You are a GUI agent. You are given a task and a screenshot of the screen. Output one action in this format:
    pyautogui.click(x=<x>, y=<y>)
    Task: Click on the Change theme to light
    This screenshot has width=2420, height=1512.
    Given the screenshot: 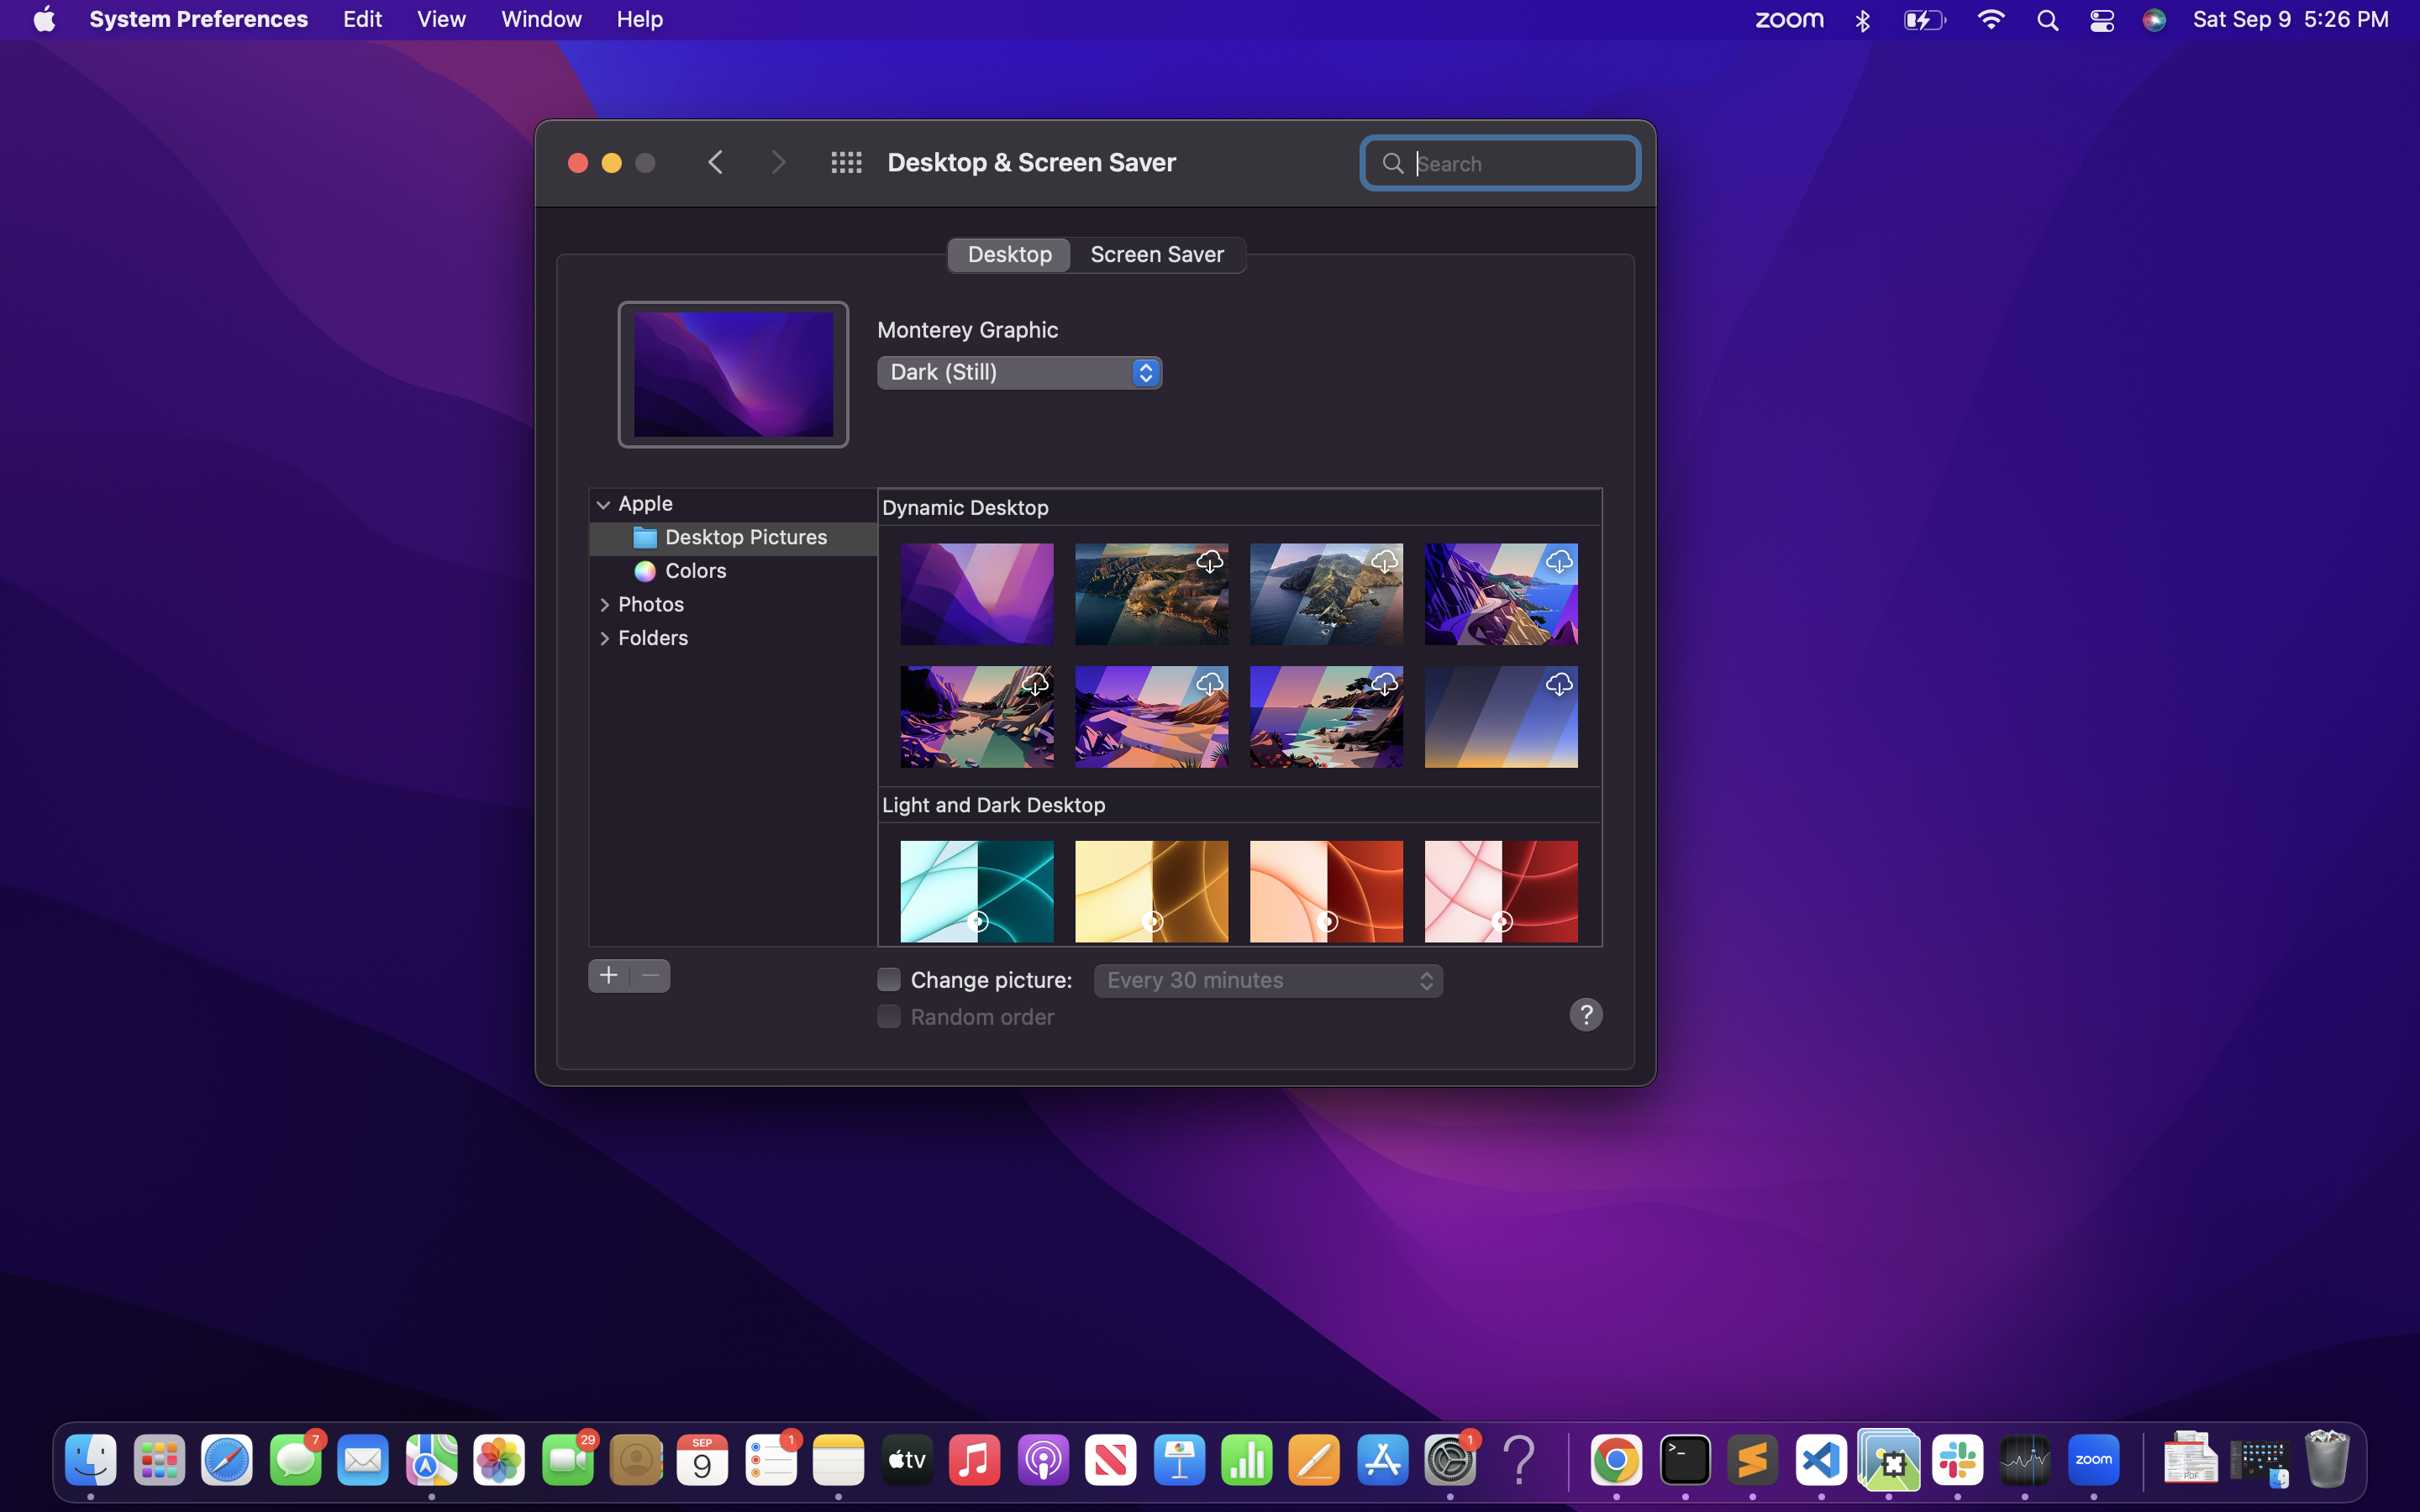 What is the action you would take?
    pyautogui.click(x=1018, y=370)
    